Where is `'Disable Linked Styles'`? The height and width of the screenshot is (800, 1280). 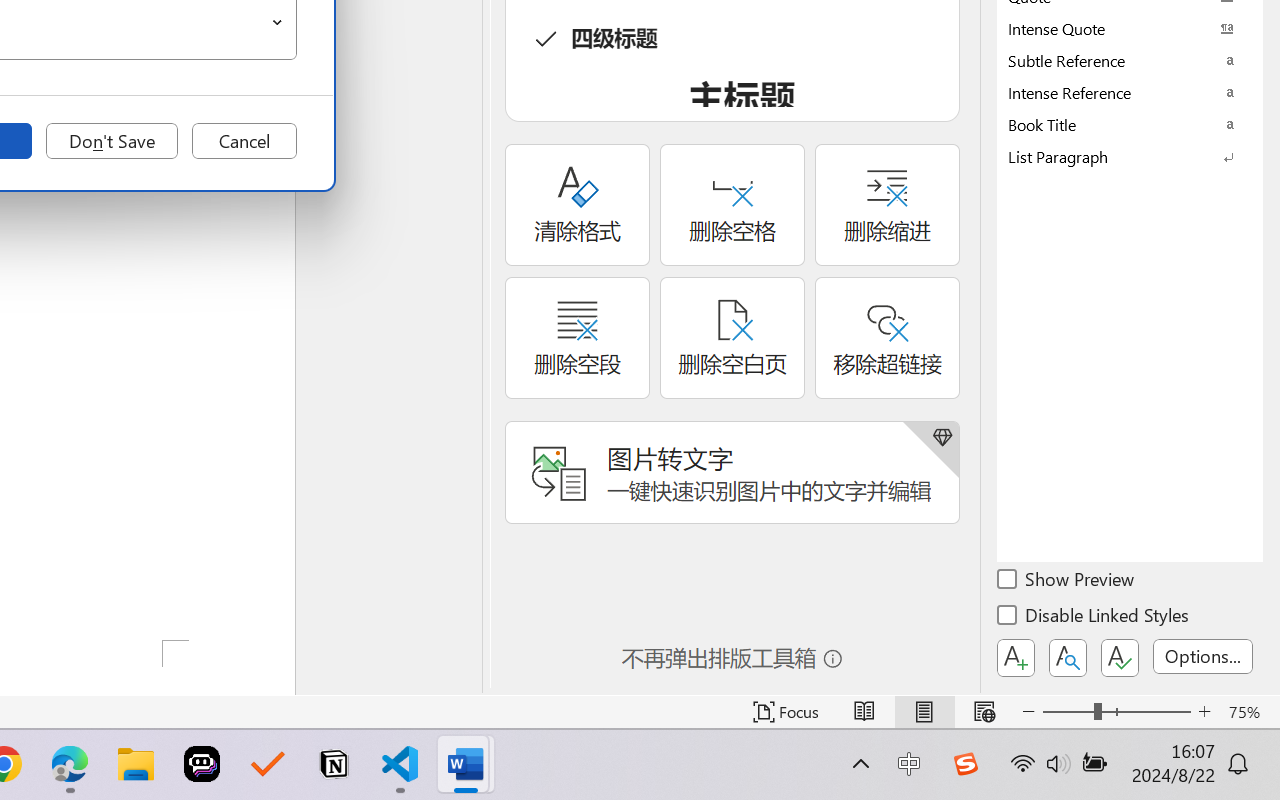
'Disable Linked Styles' is located at coordinates (1094, 618).